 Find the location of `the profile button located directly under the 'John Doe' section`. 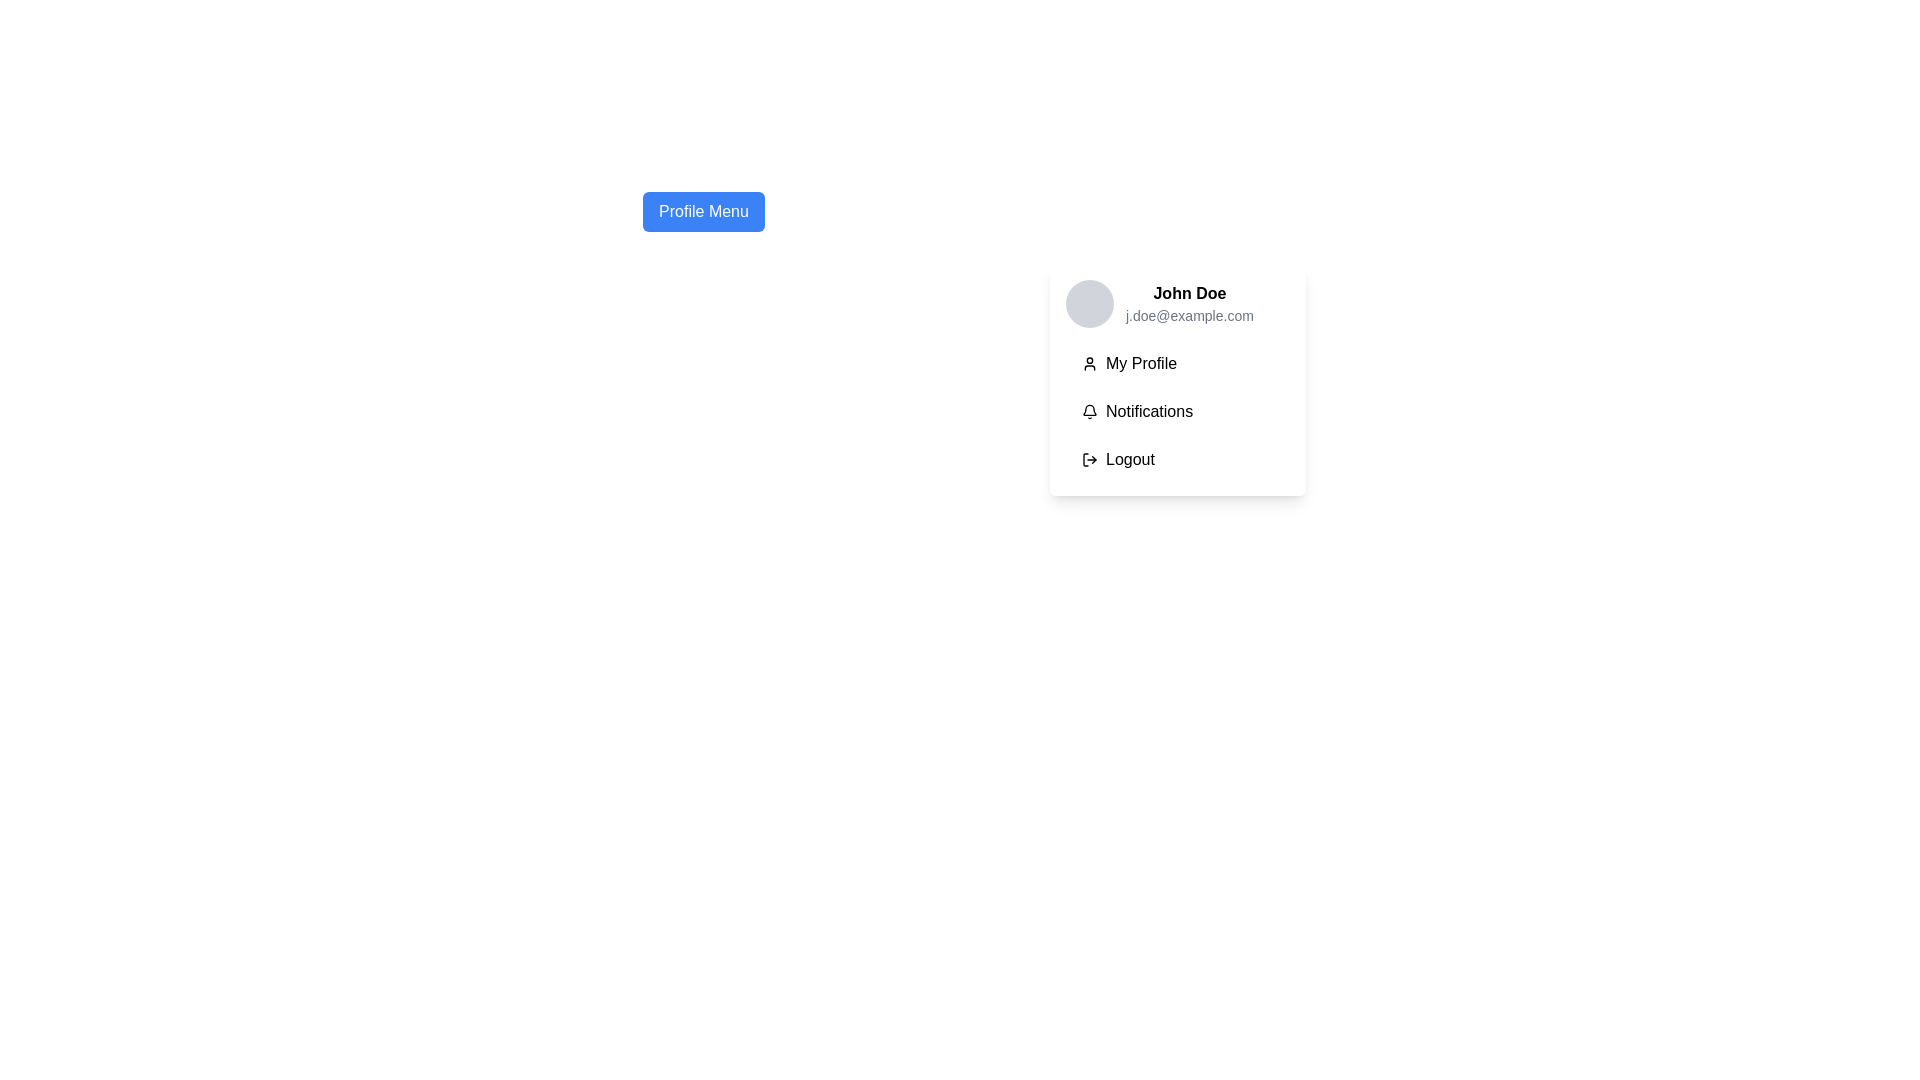

the profile button located directly under the 'John Doe' section is located at coordinates (1177, 363).